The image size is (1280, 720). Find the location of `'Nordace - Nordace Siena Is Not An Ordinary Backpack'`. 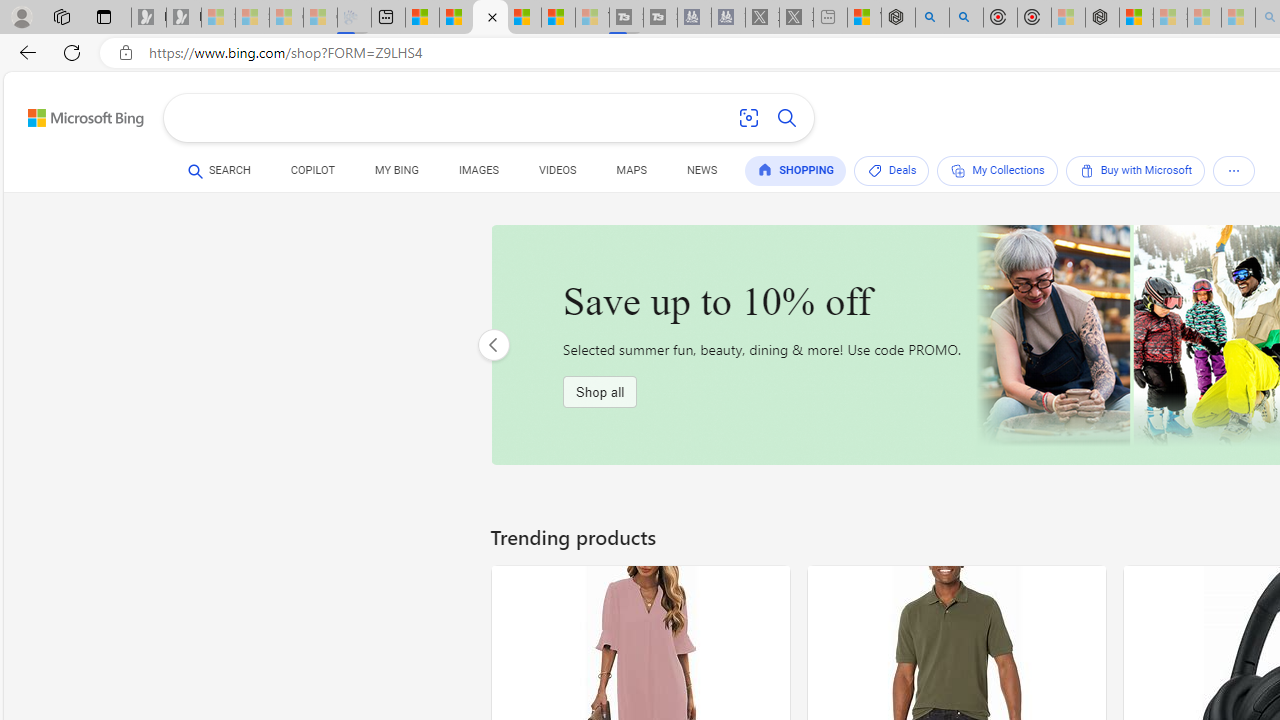

'Nordace - Nordace Siena Is Not An Ordinary Backpack' is located at coordinates (1101, 17).